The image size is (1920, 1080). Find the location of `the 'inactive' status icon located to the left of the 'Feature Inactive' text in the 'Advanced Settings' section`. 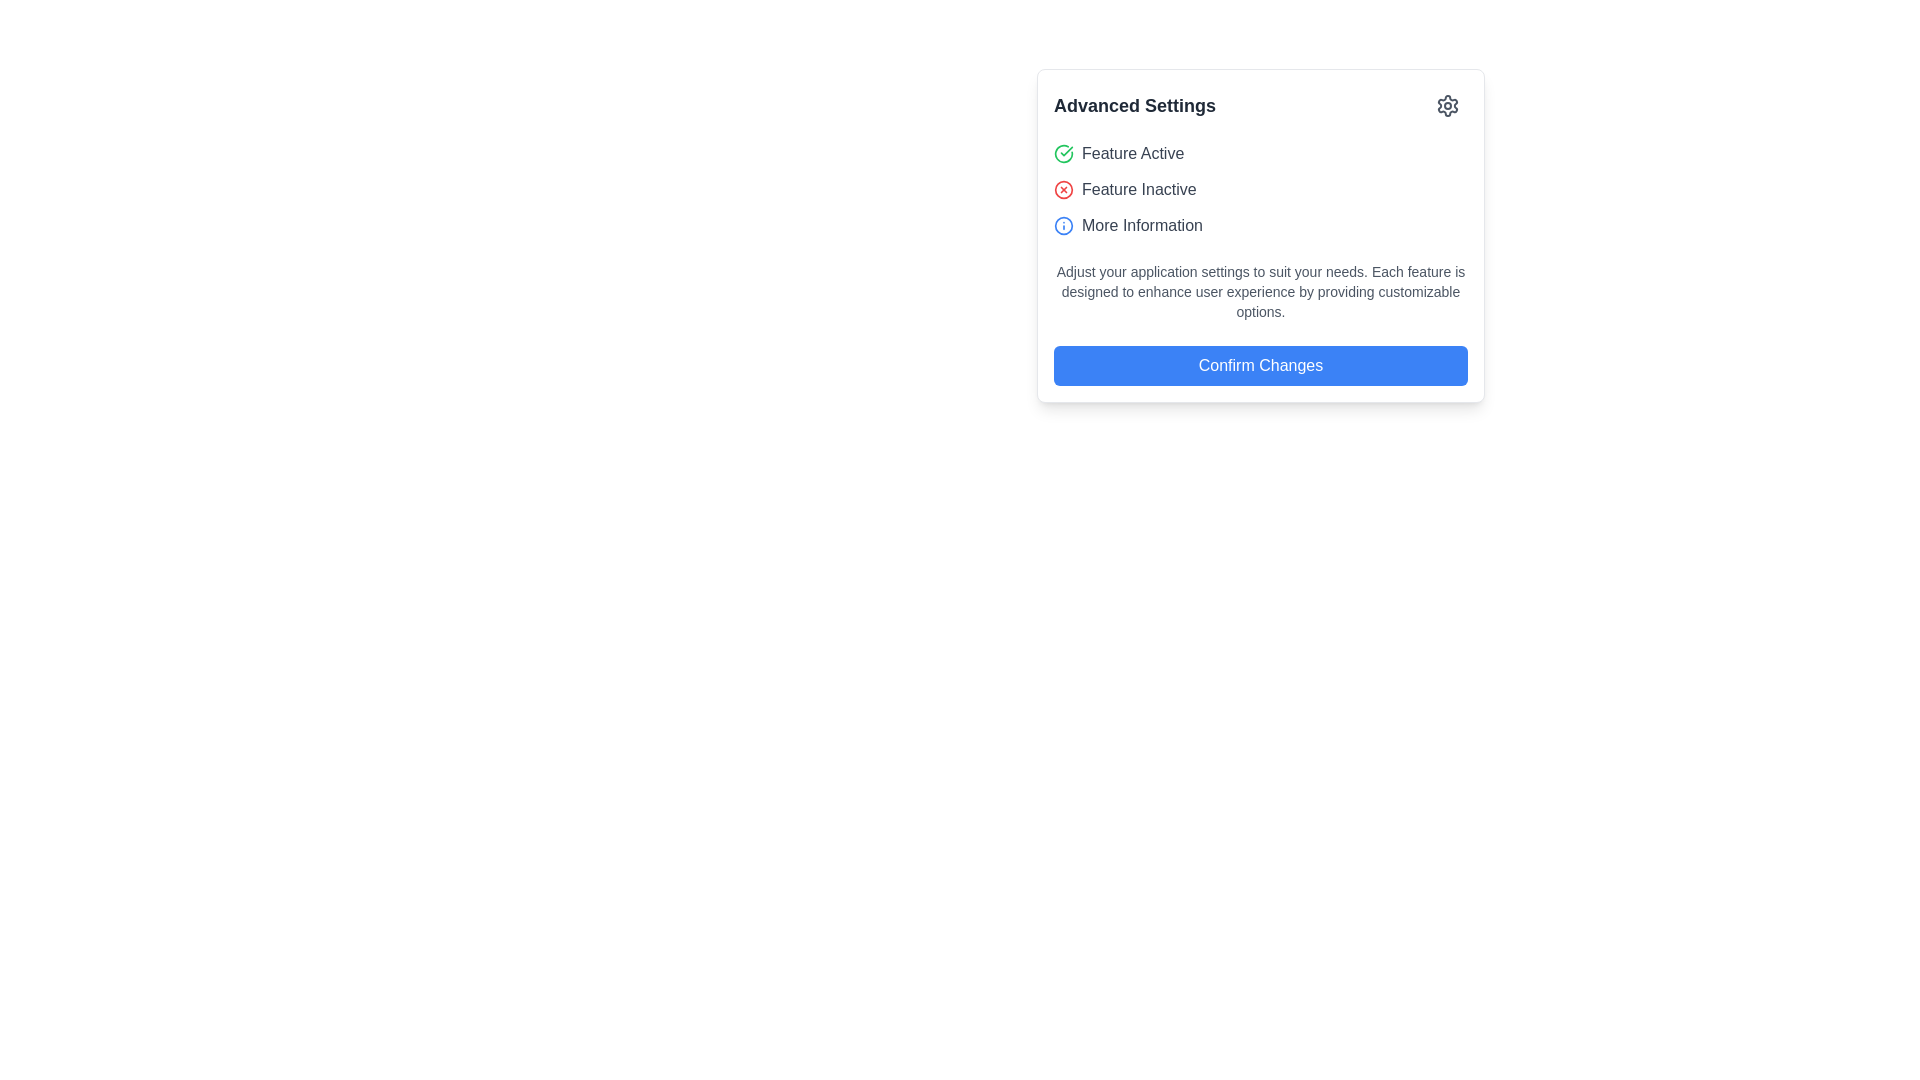

the 'inactive' status icon located to the left of the 'Feature Inactive' text in the 'Advanced Settings' section is located at coordinates (1063, 189).